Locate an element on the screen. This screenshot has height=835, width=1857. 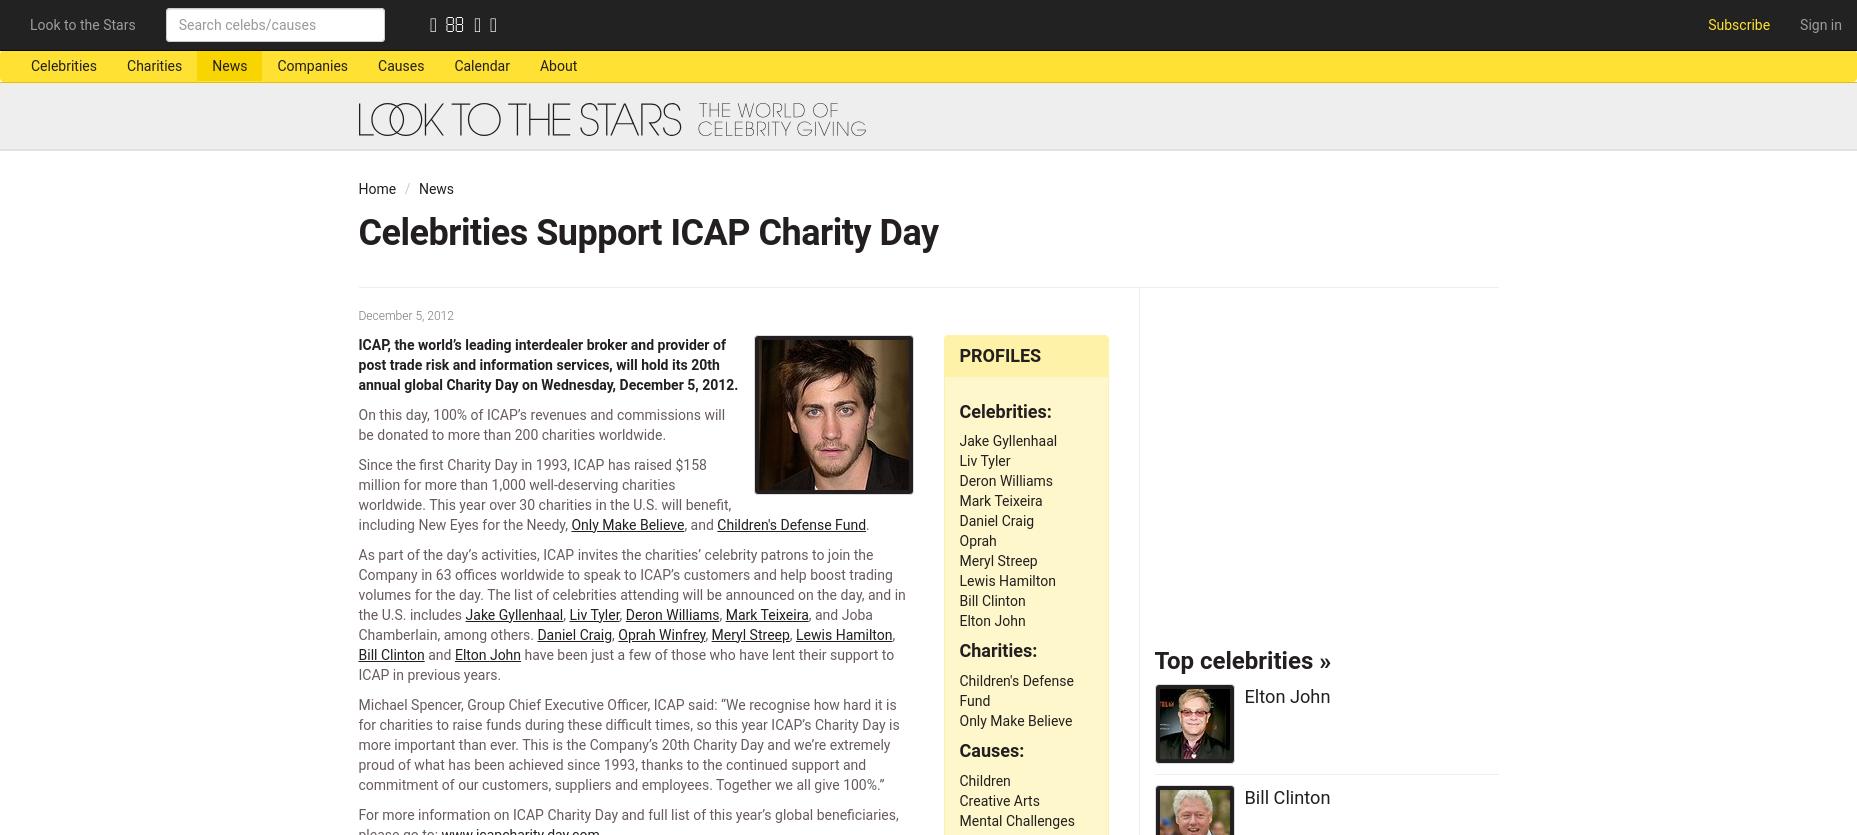
'Celebrities Support ICAP Charity Day' is located at coordinates (646, 232).